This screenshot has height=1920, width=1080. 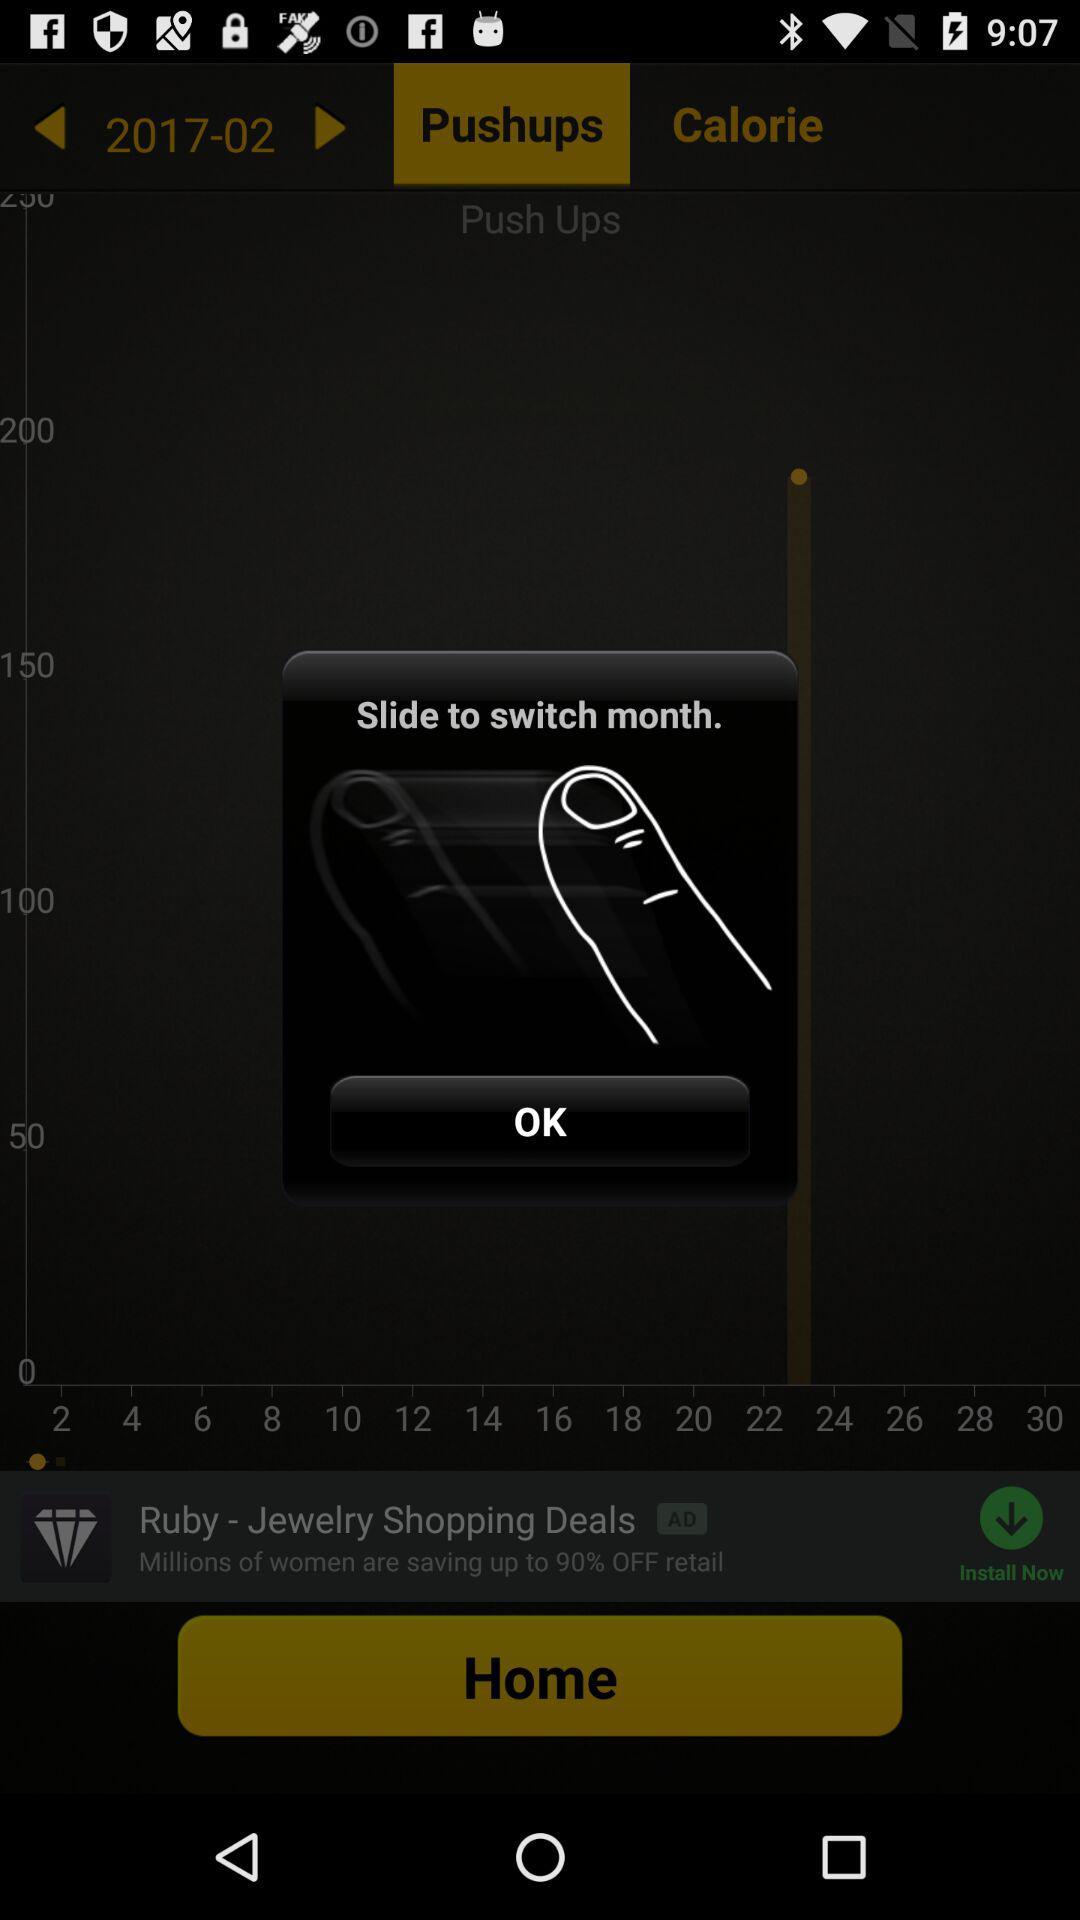 I want to click on ok icon, so click(x=540, y=1120).